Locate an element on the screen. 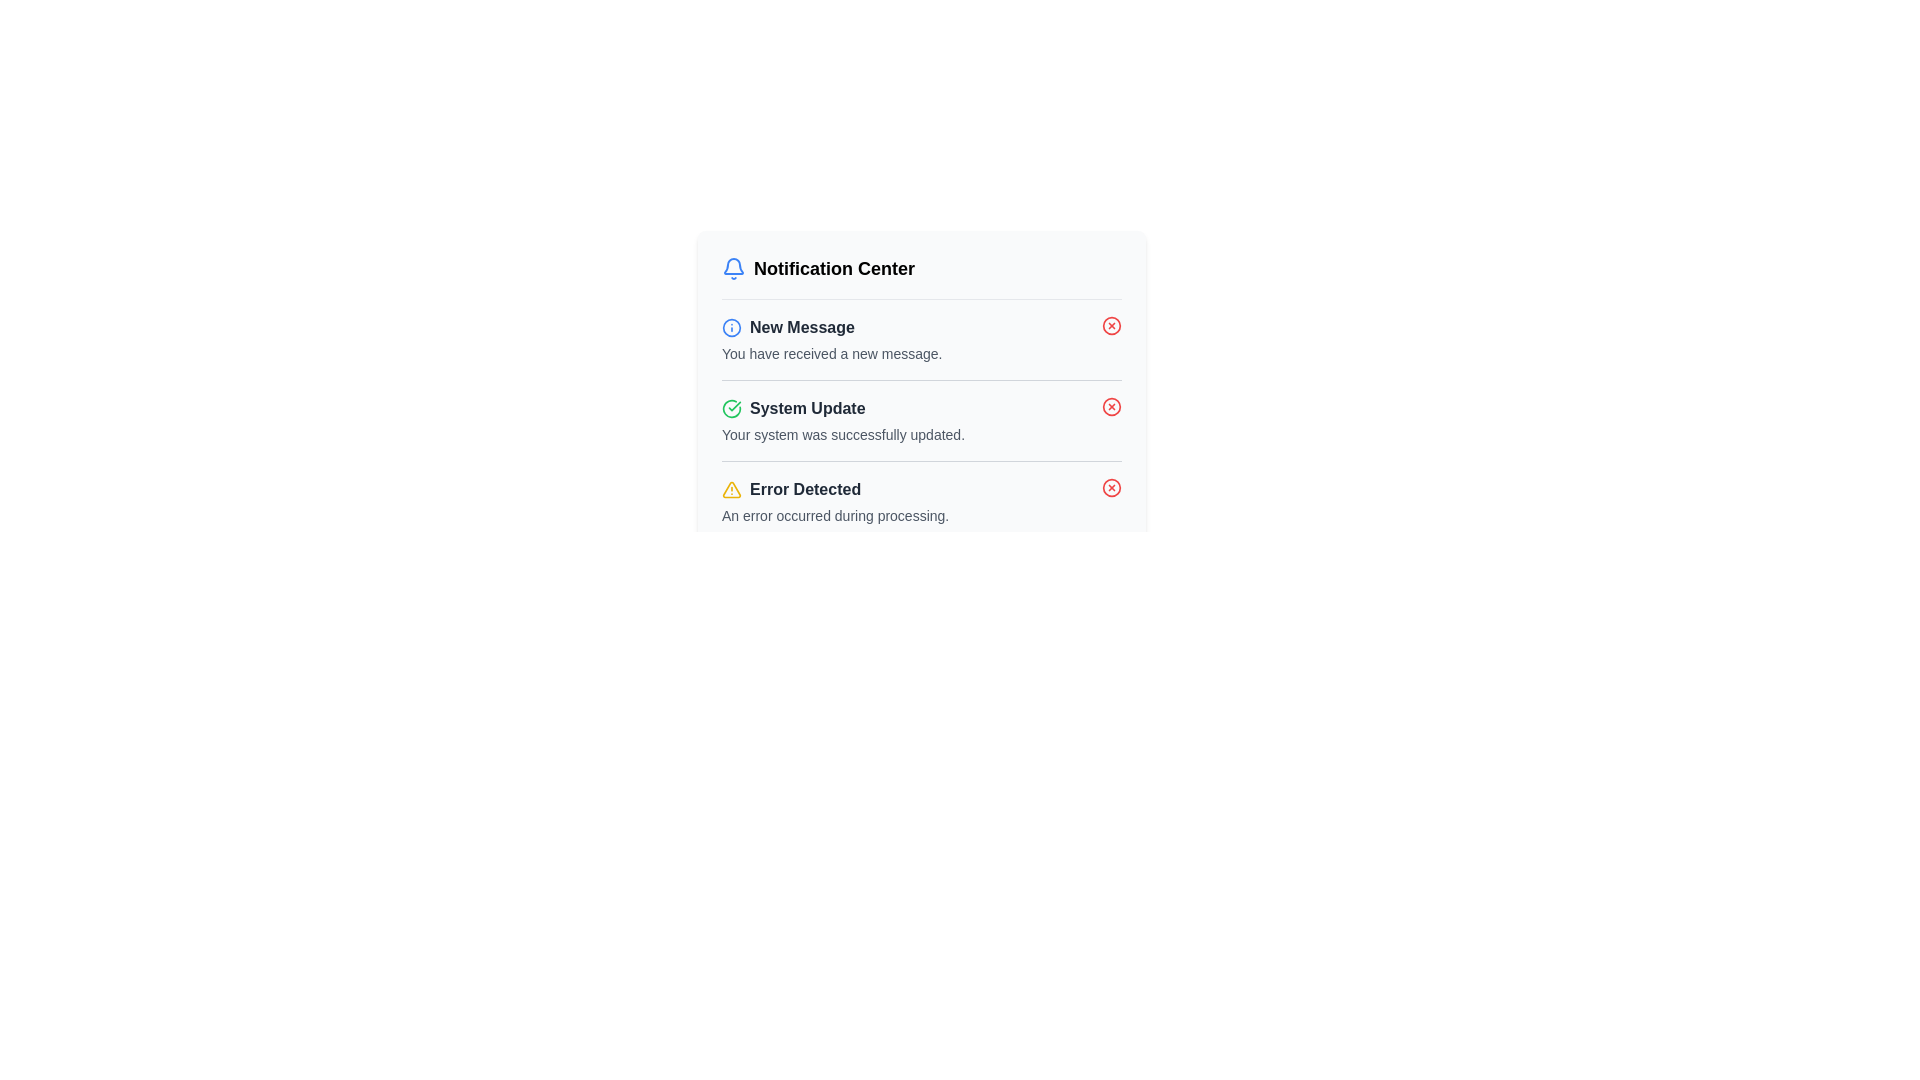  the blue bell-shaped icon that represents notifications, located to the left of the 'Notification Center' text is located at coordinates (733, 268).